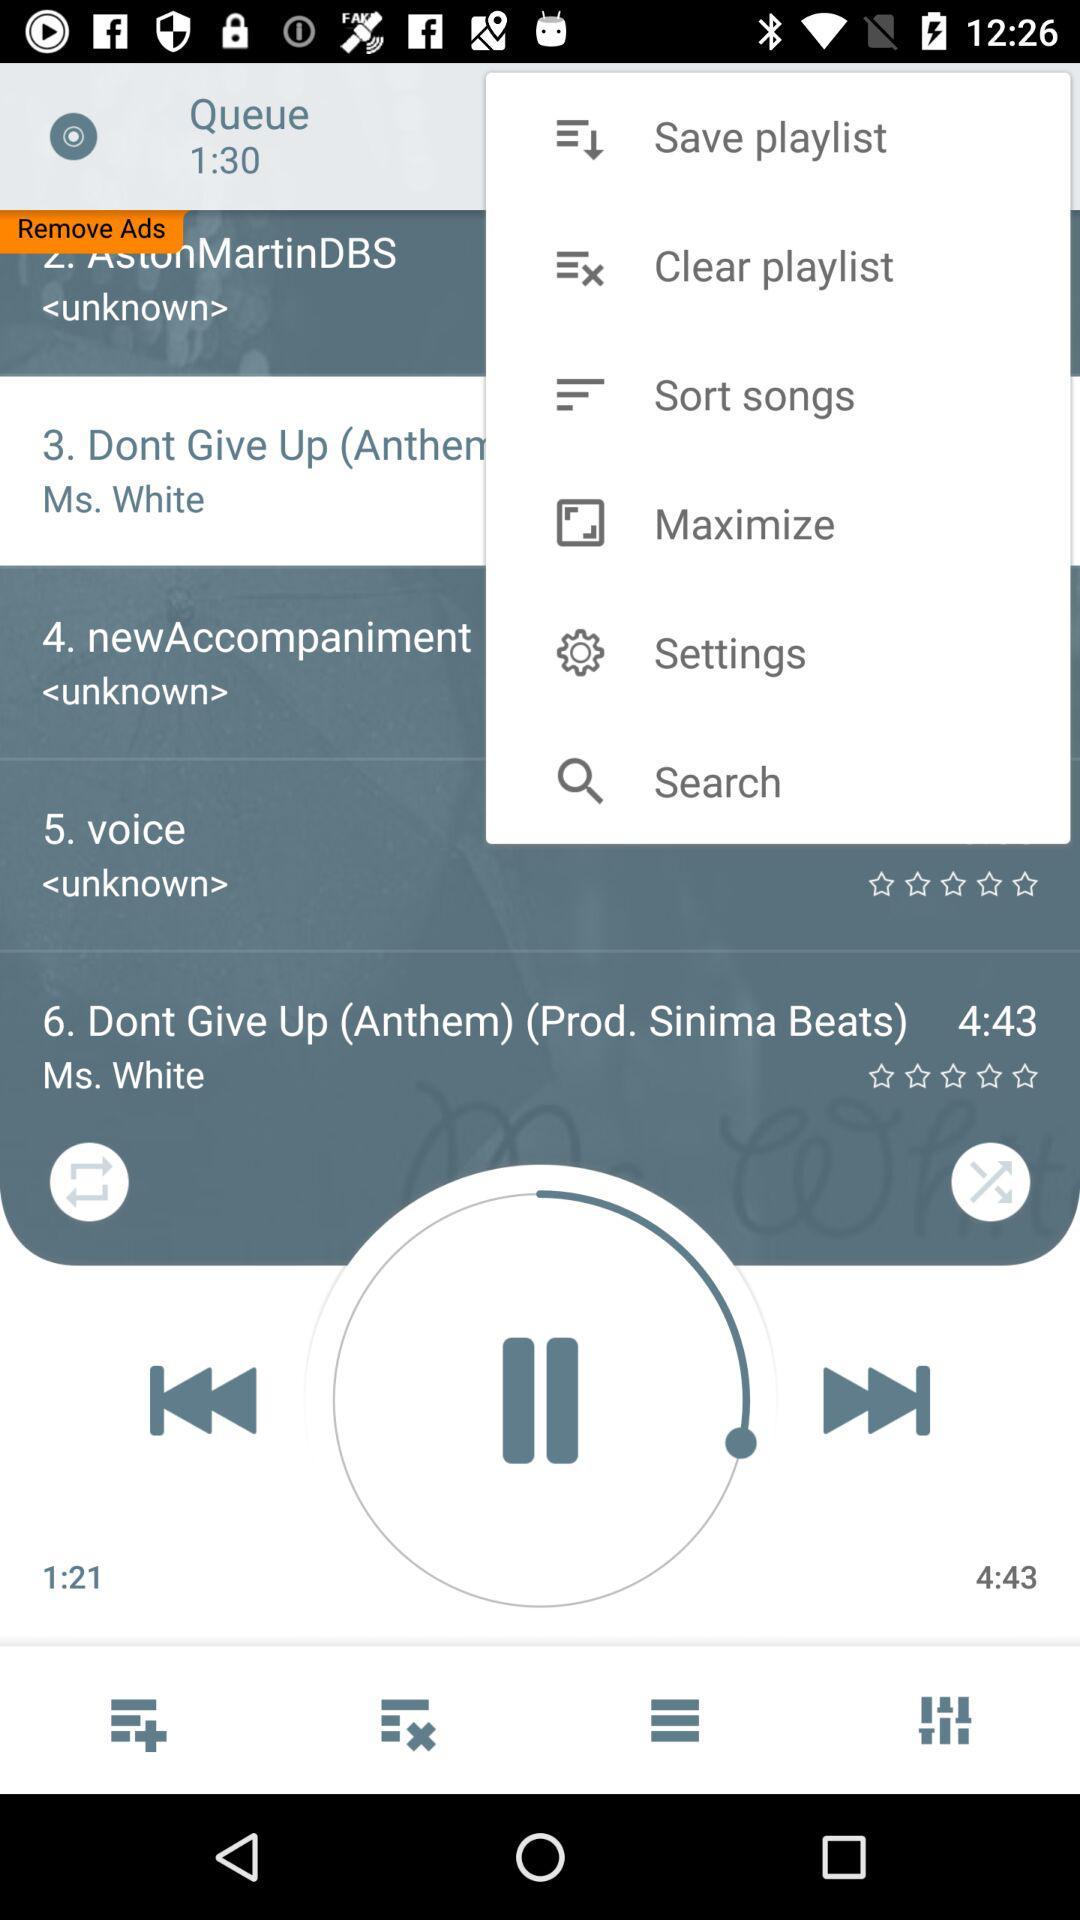  What do you see at coordinates (88, 1185) in the screenshot?
I see `the repeat icon` at bounding box center [88, 1185].